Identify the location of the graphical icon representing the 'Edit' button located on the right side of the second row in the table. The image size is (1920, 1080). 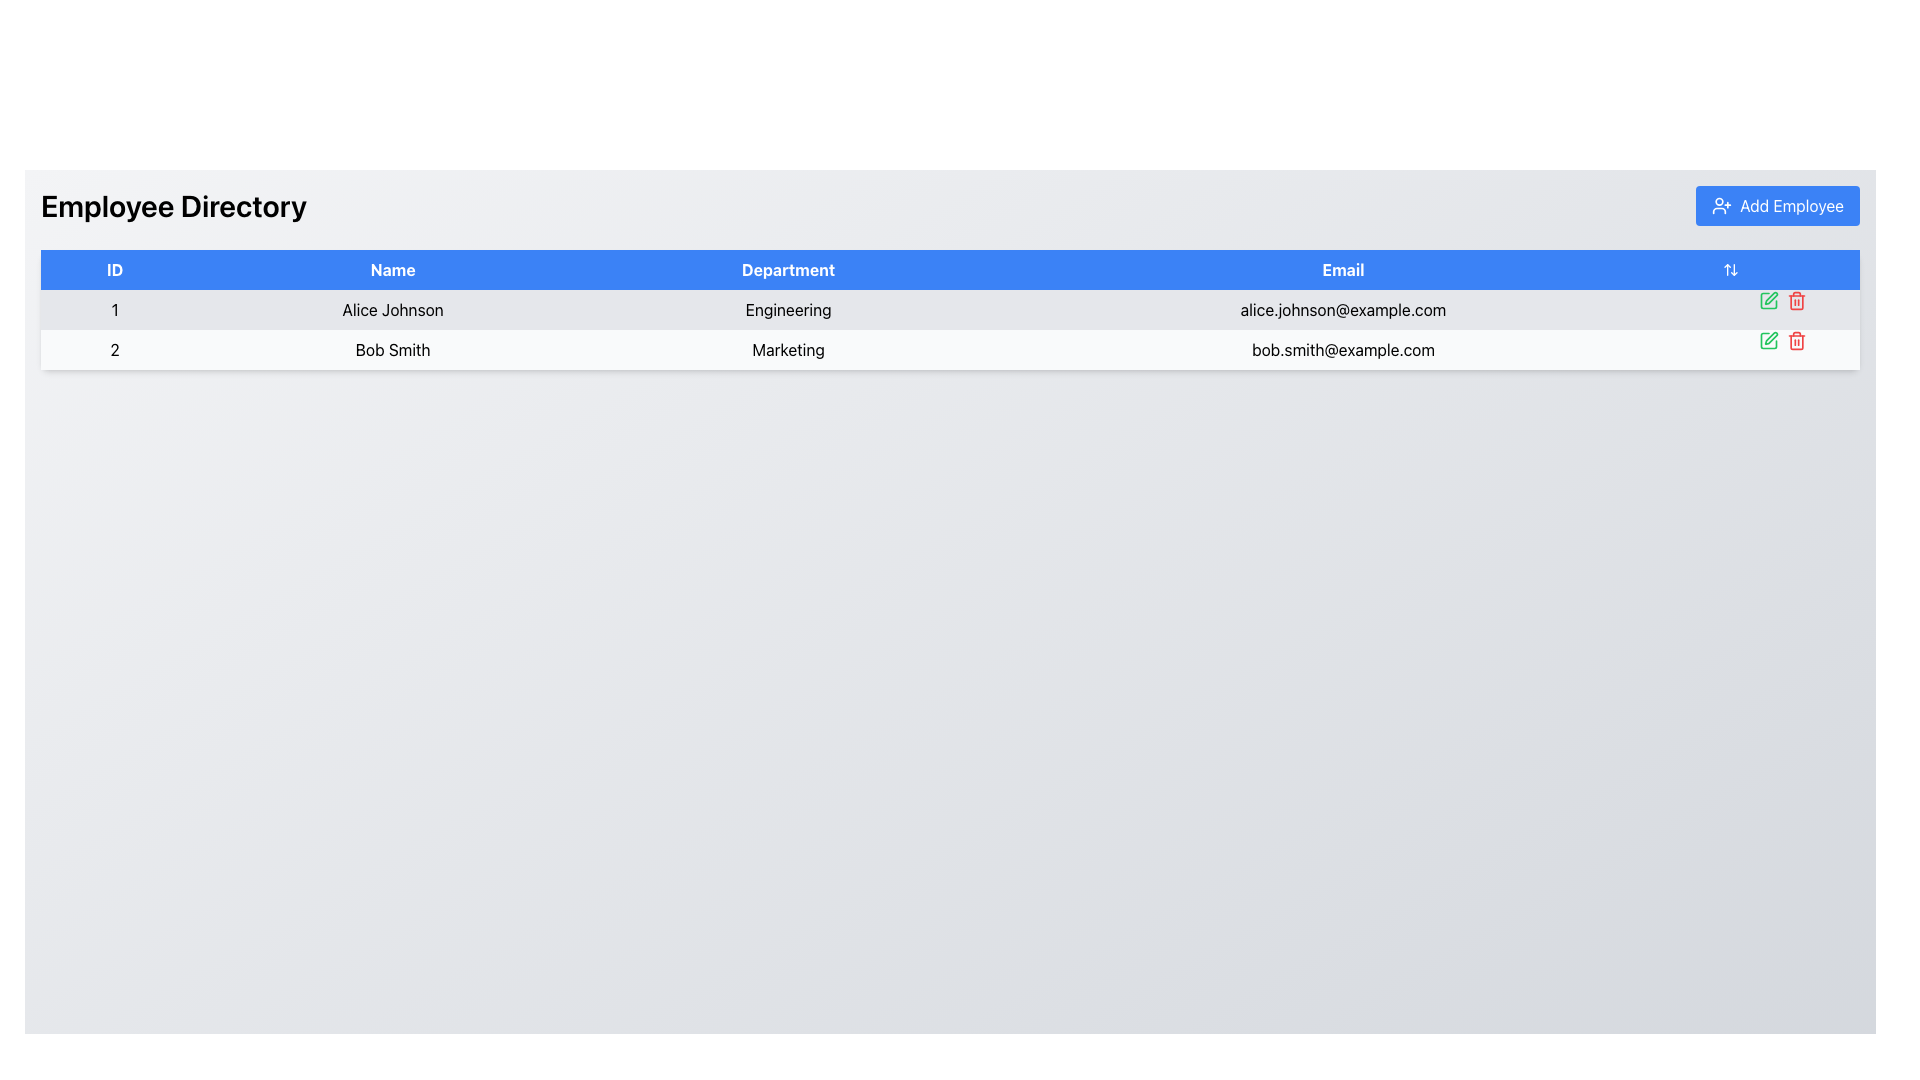
(1769, 339).